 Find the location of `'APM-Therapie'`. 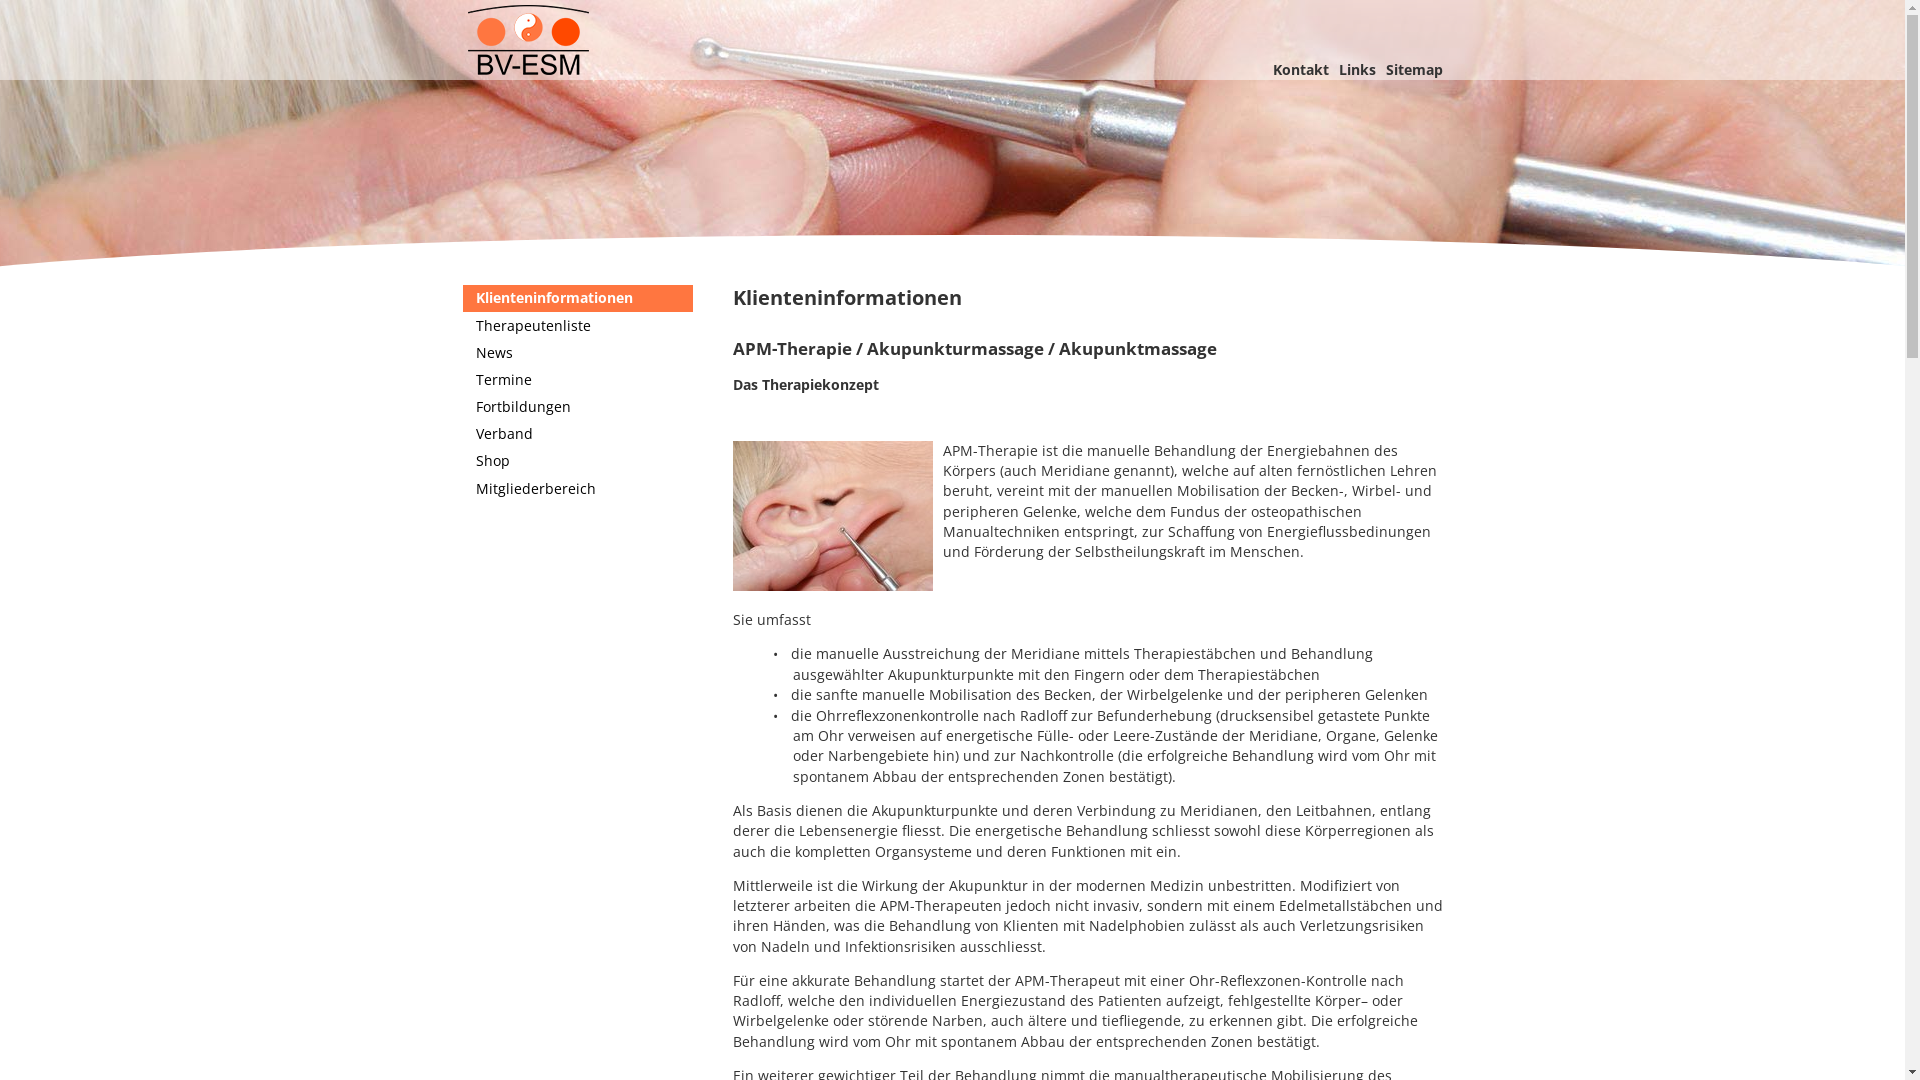

'APM-Therapie' is located at coordinates (951, 141).